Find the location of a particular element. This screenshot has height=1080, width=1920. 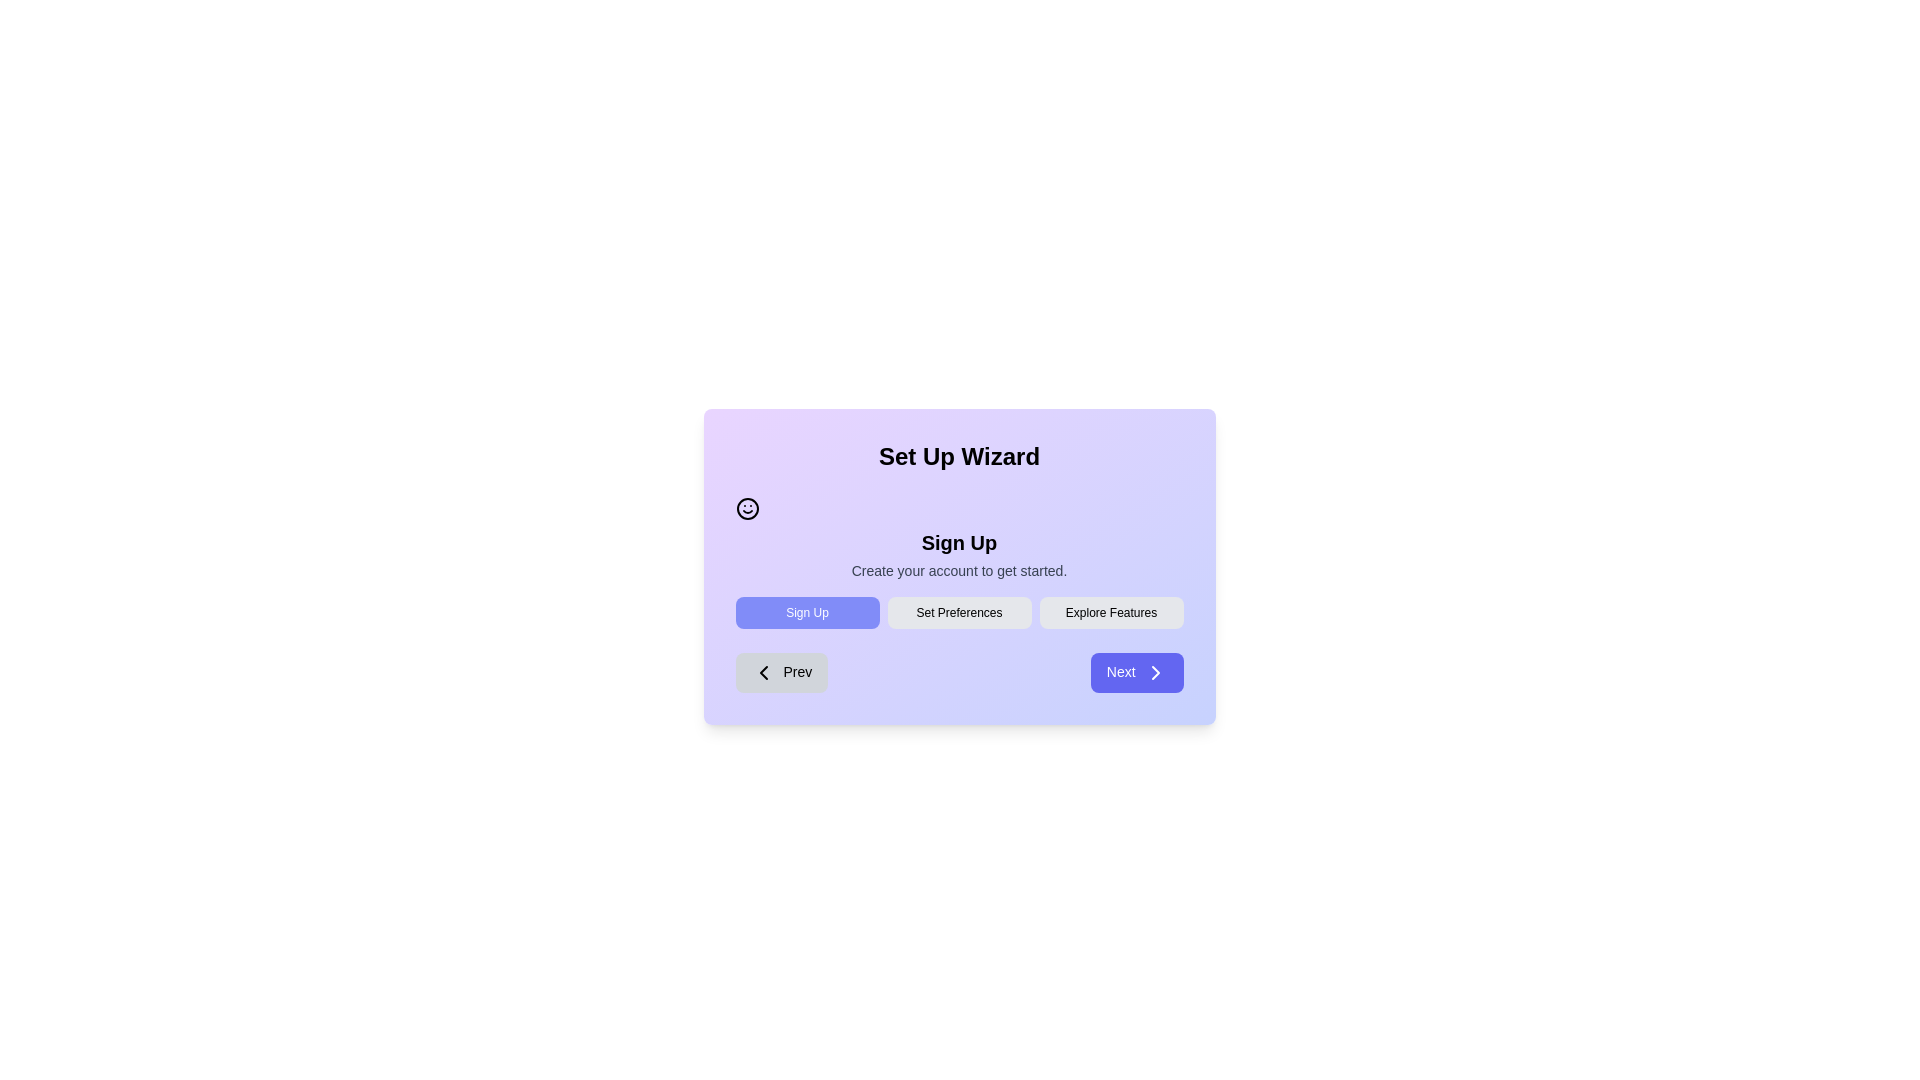

the right-pointing chevron icon is located at coordinates (1155, 672).